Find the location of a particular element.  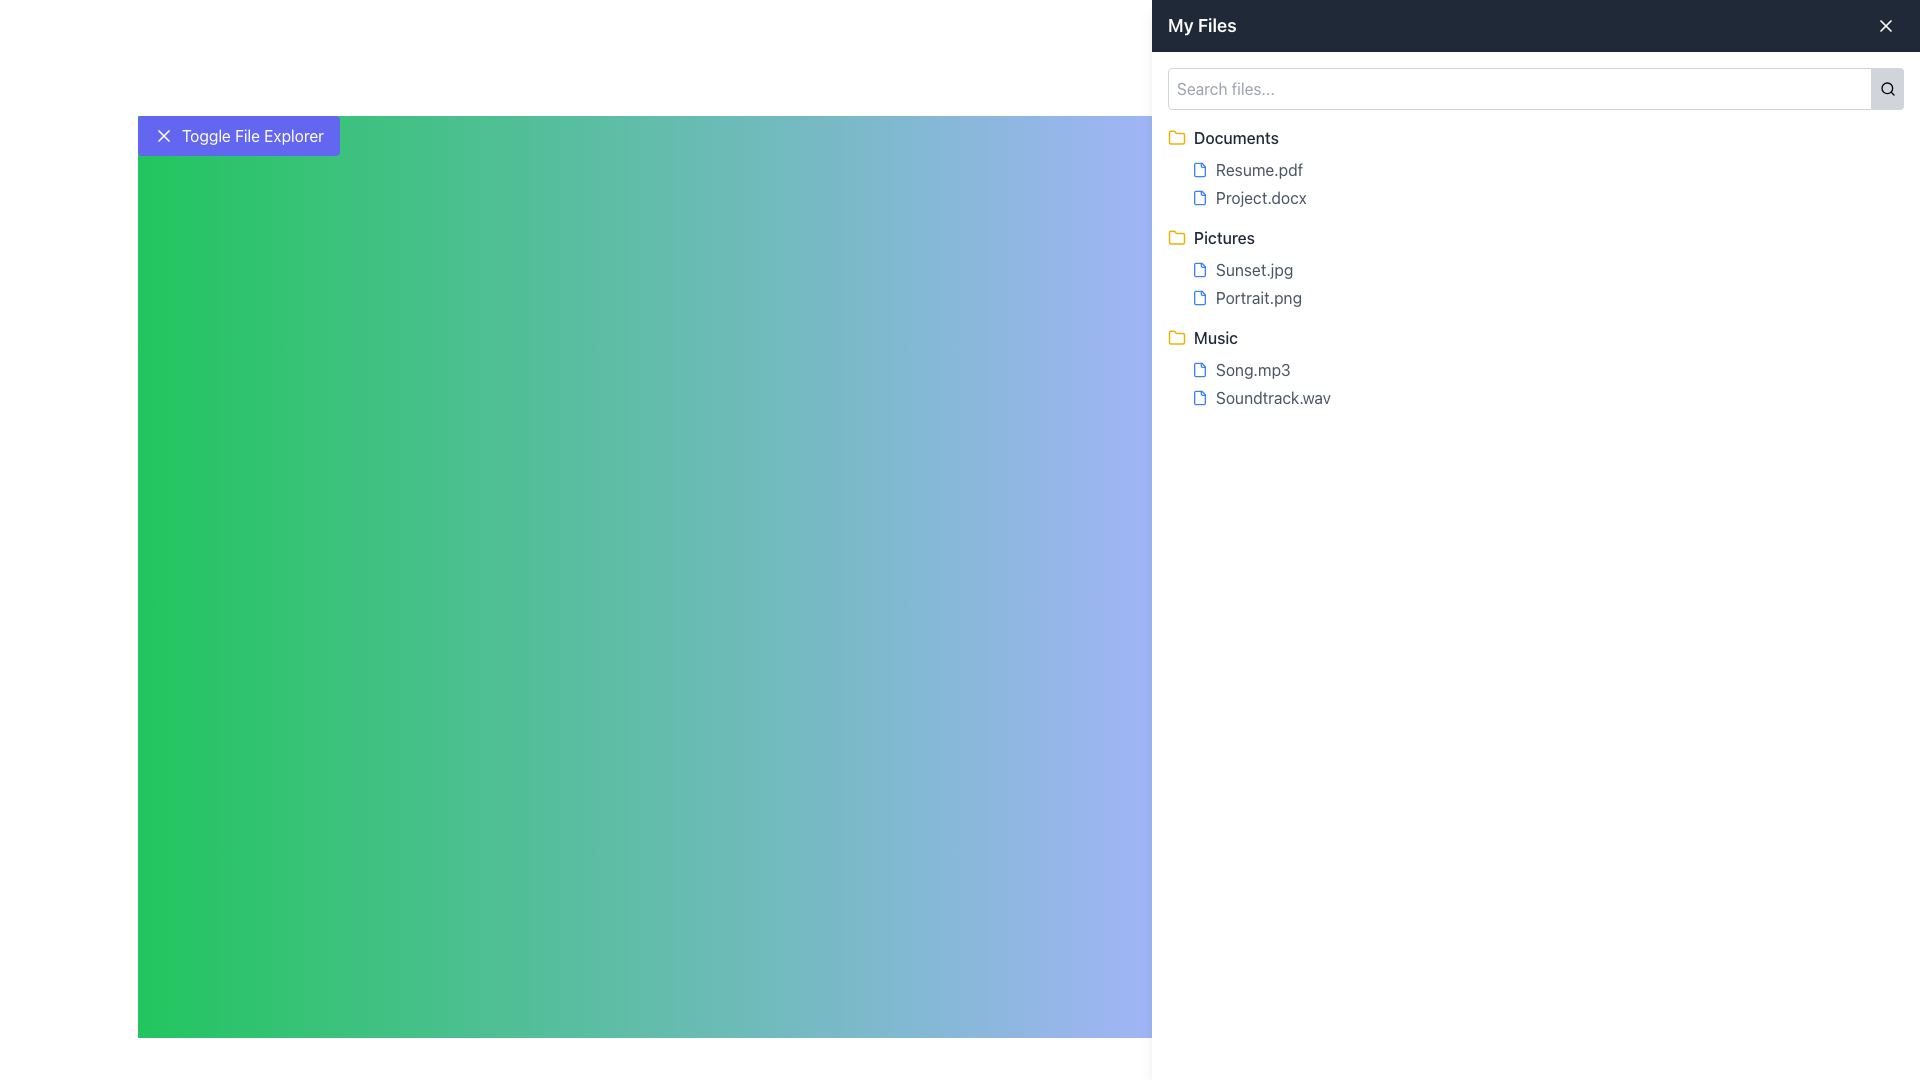

text label that displays 'My Files', which is located at the top-left corner of the header bar is located at coordinates (1201, 26).